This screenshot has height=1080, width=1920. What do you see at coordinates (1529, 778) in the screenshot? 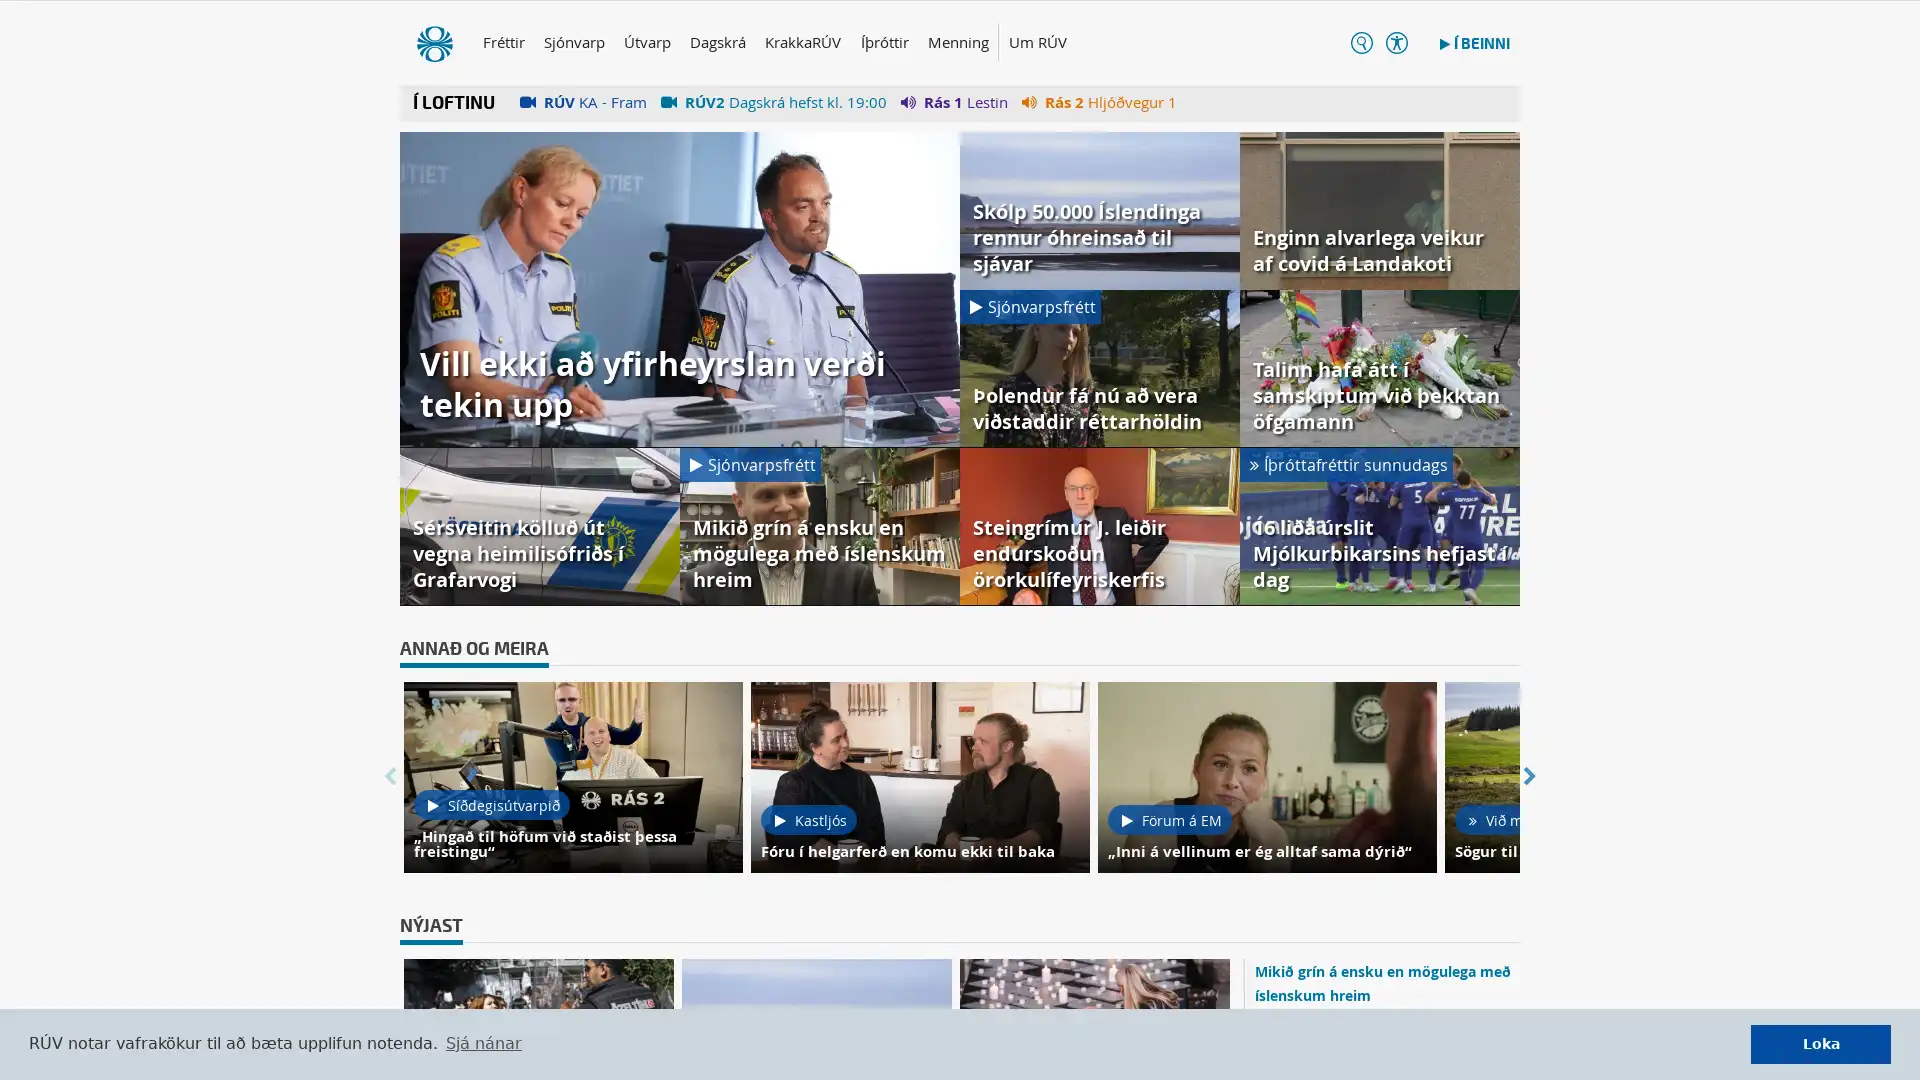
I see `Next` at bounding box center [1529, 778].